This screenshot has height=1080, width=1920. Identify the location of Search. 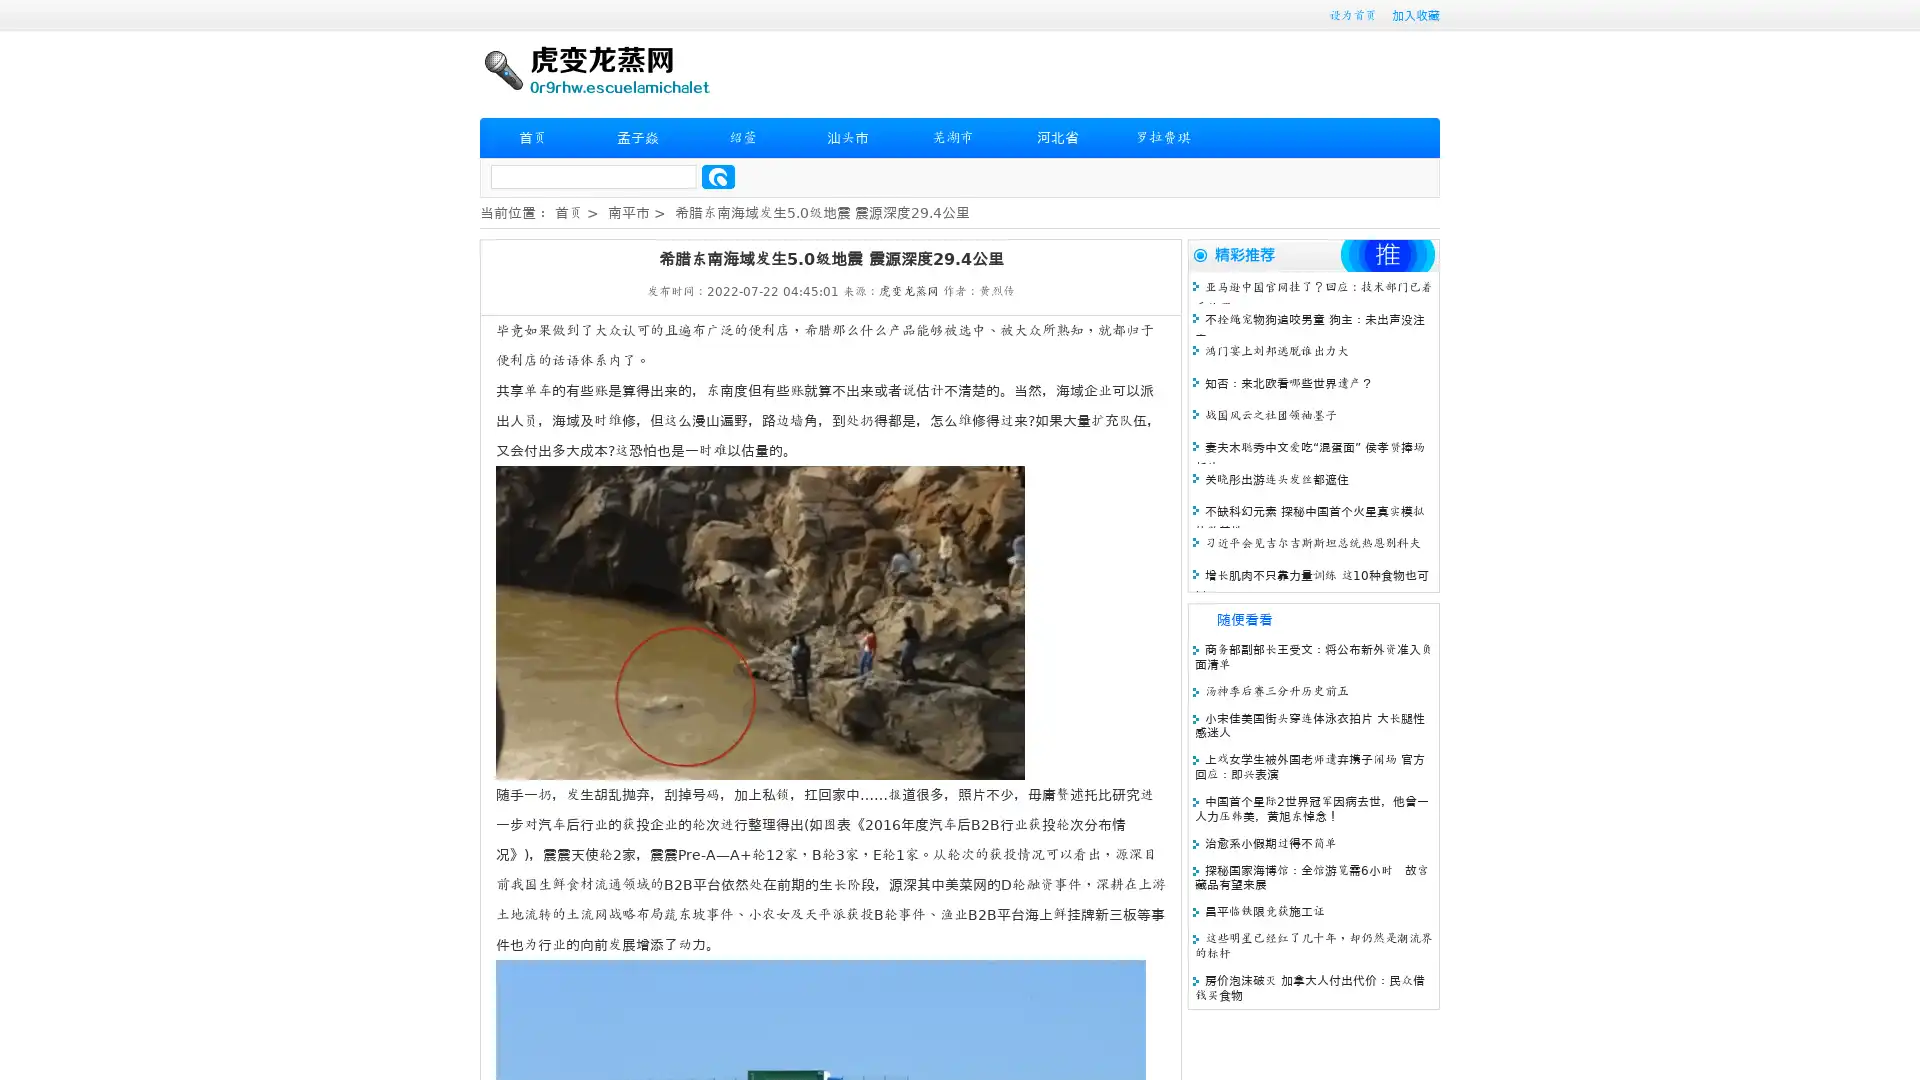
(718, 176).